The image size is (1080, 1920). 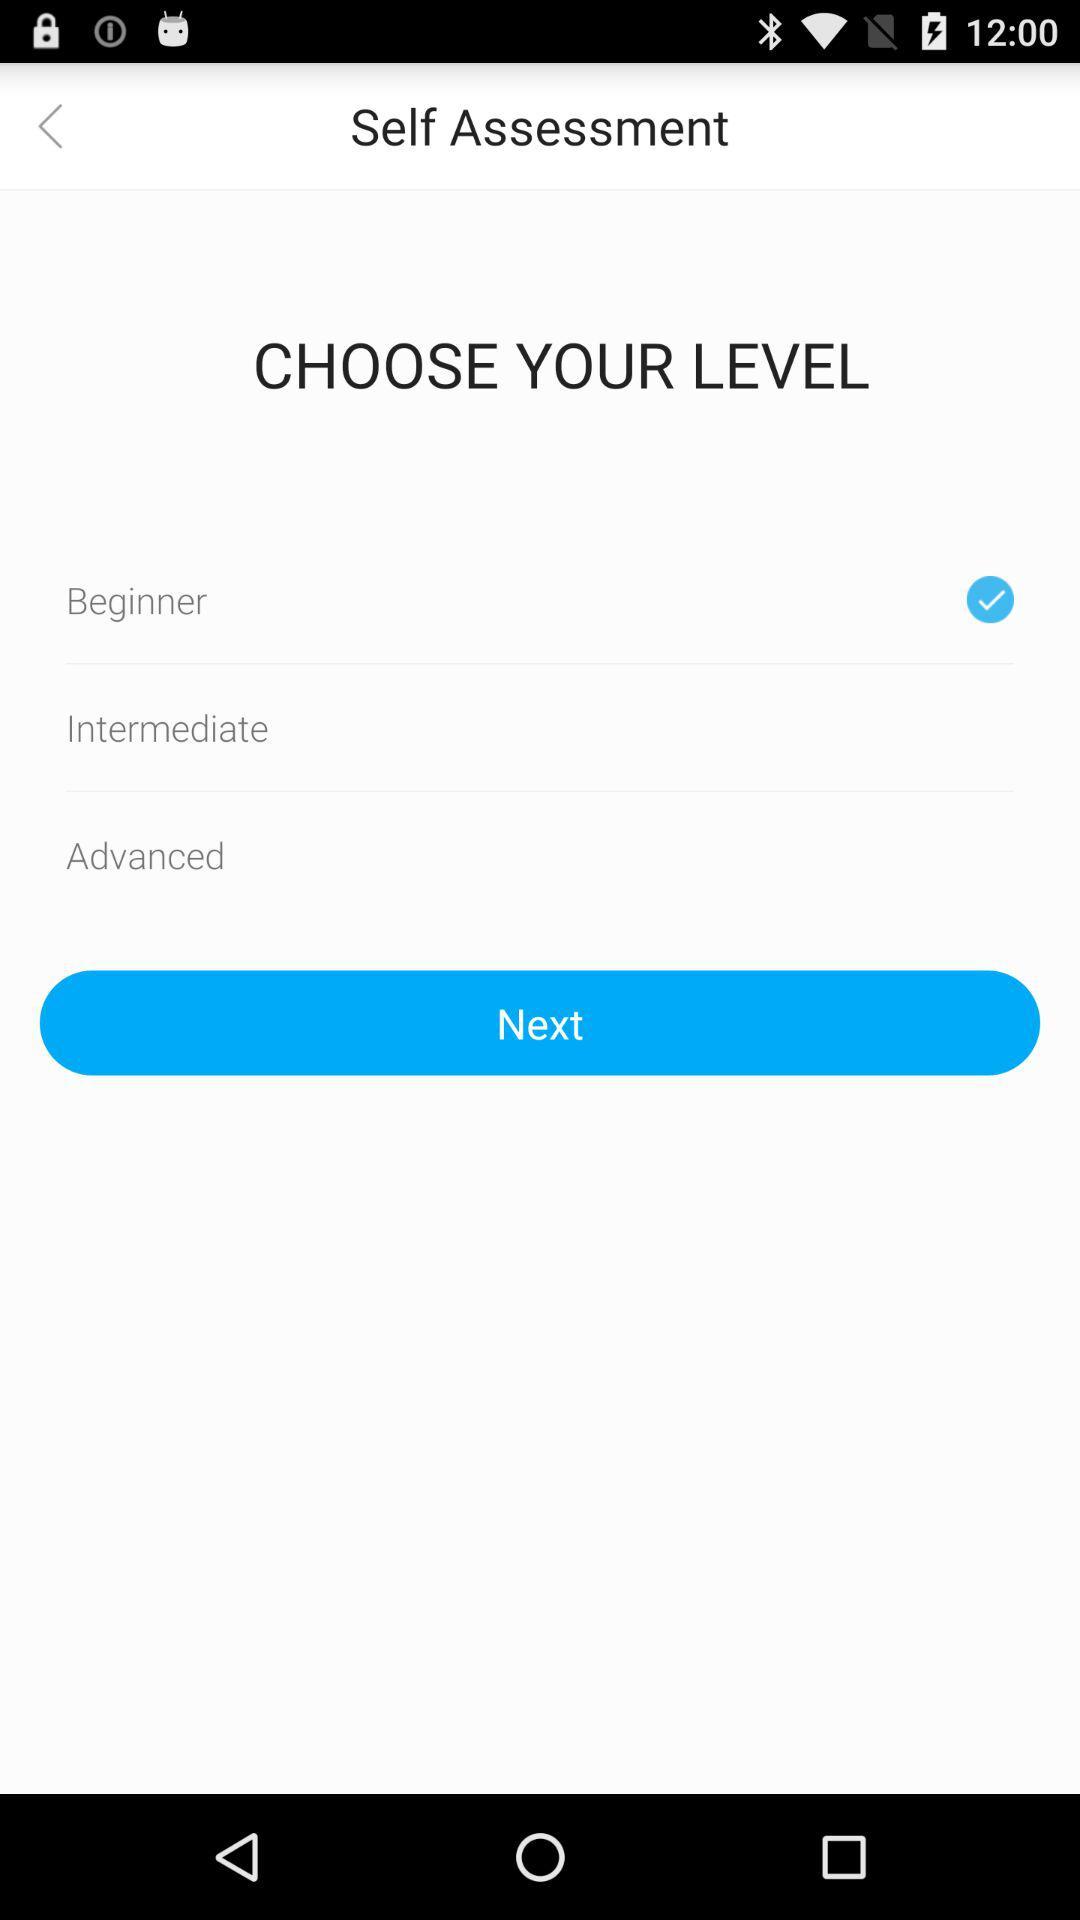 What do you see at coordinates (61, 124) in the screenshot?
I see `go back` at bounding box center [61, 124].